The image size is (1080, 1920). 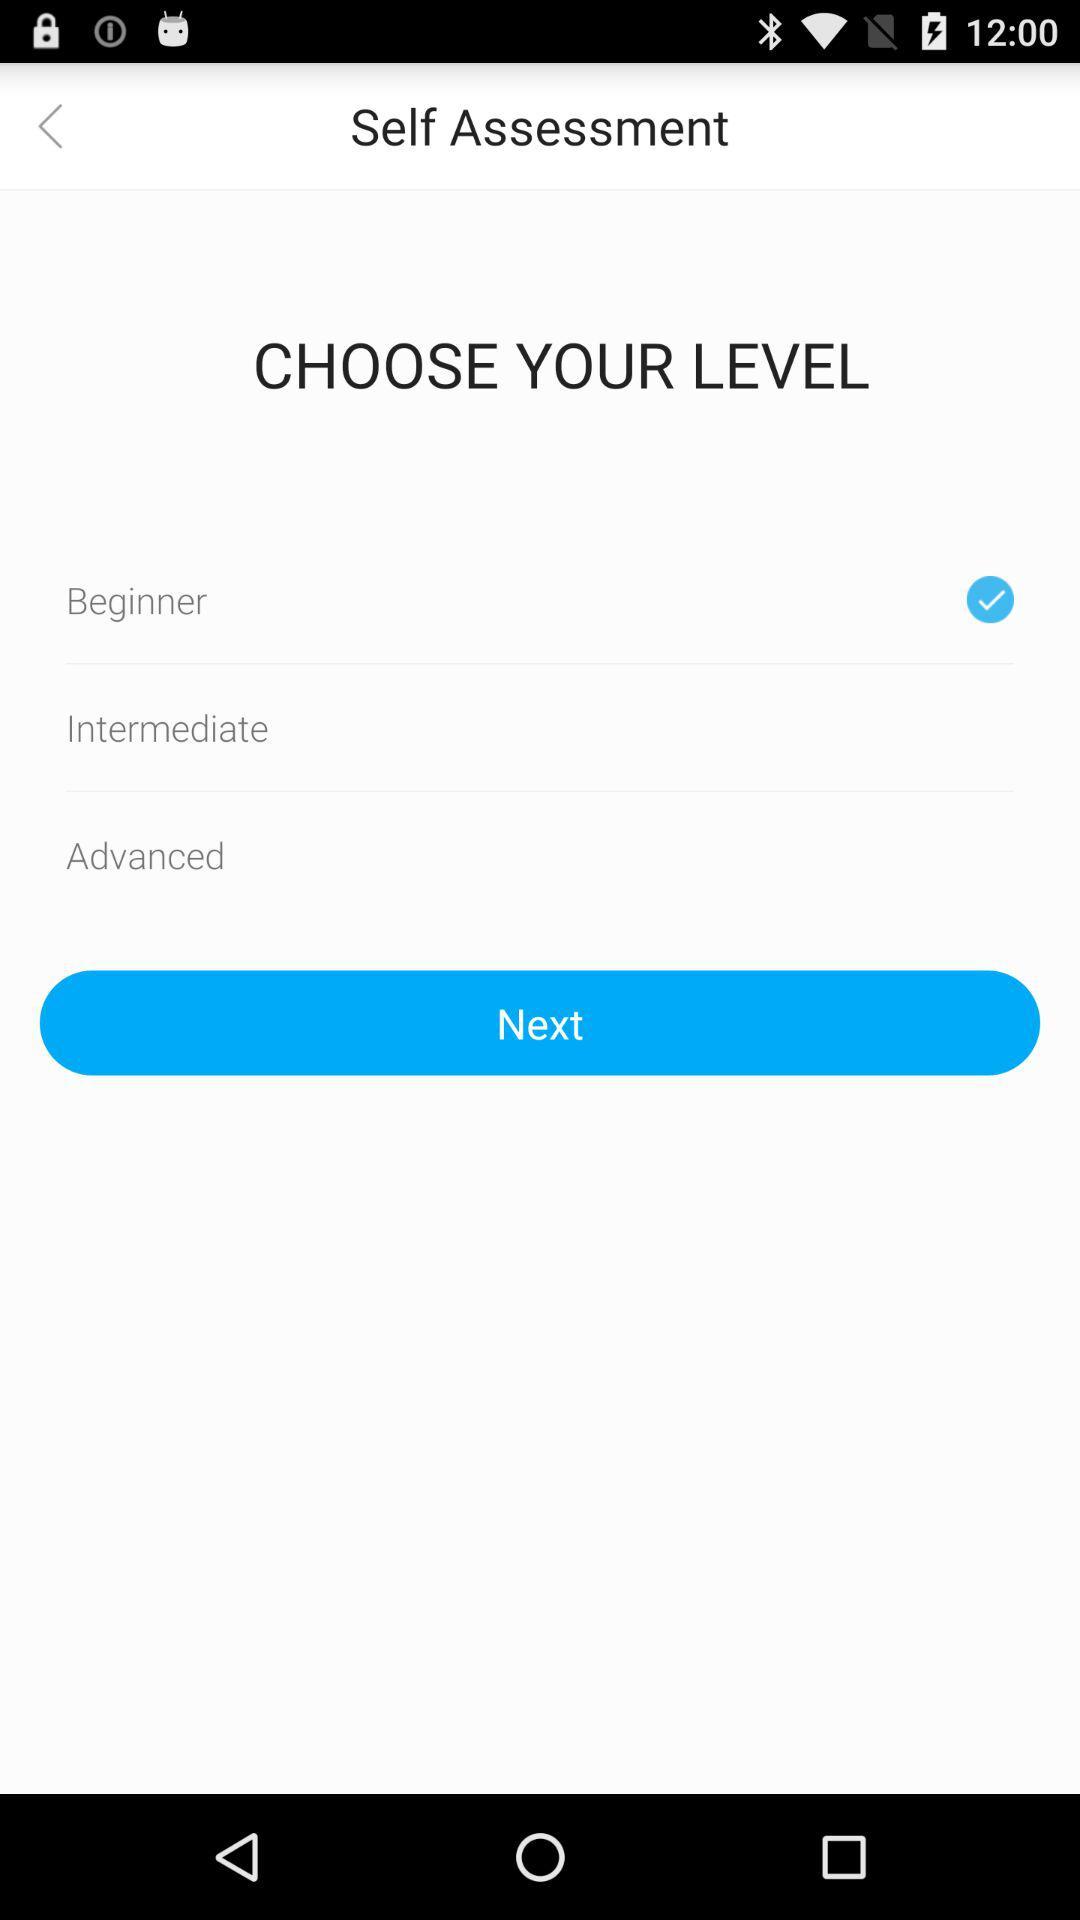 What do you see at coordinates (61, 124) in the screenshot?
I see `go back` at bounding box center [61, 124].